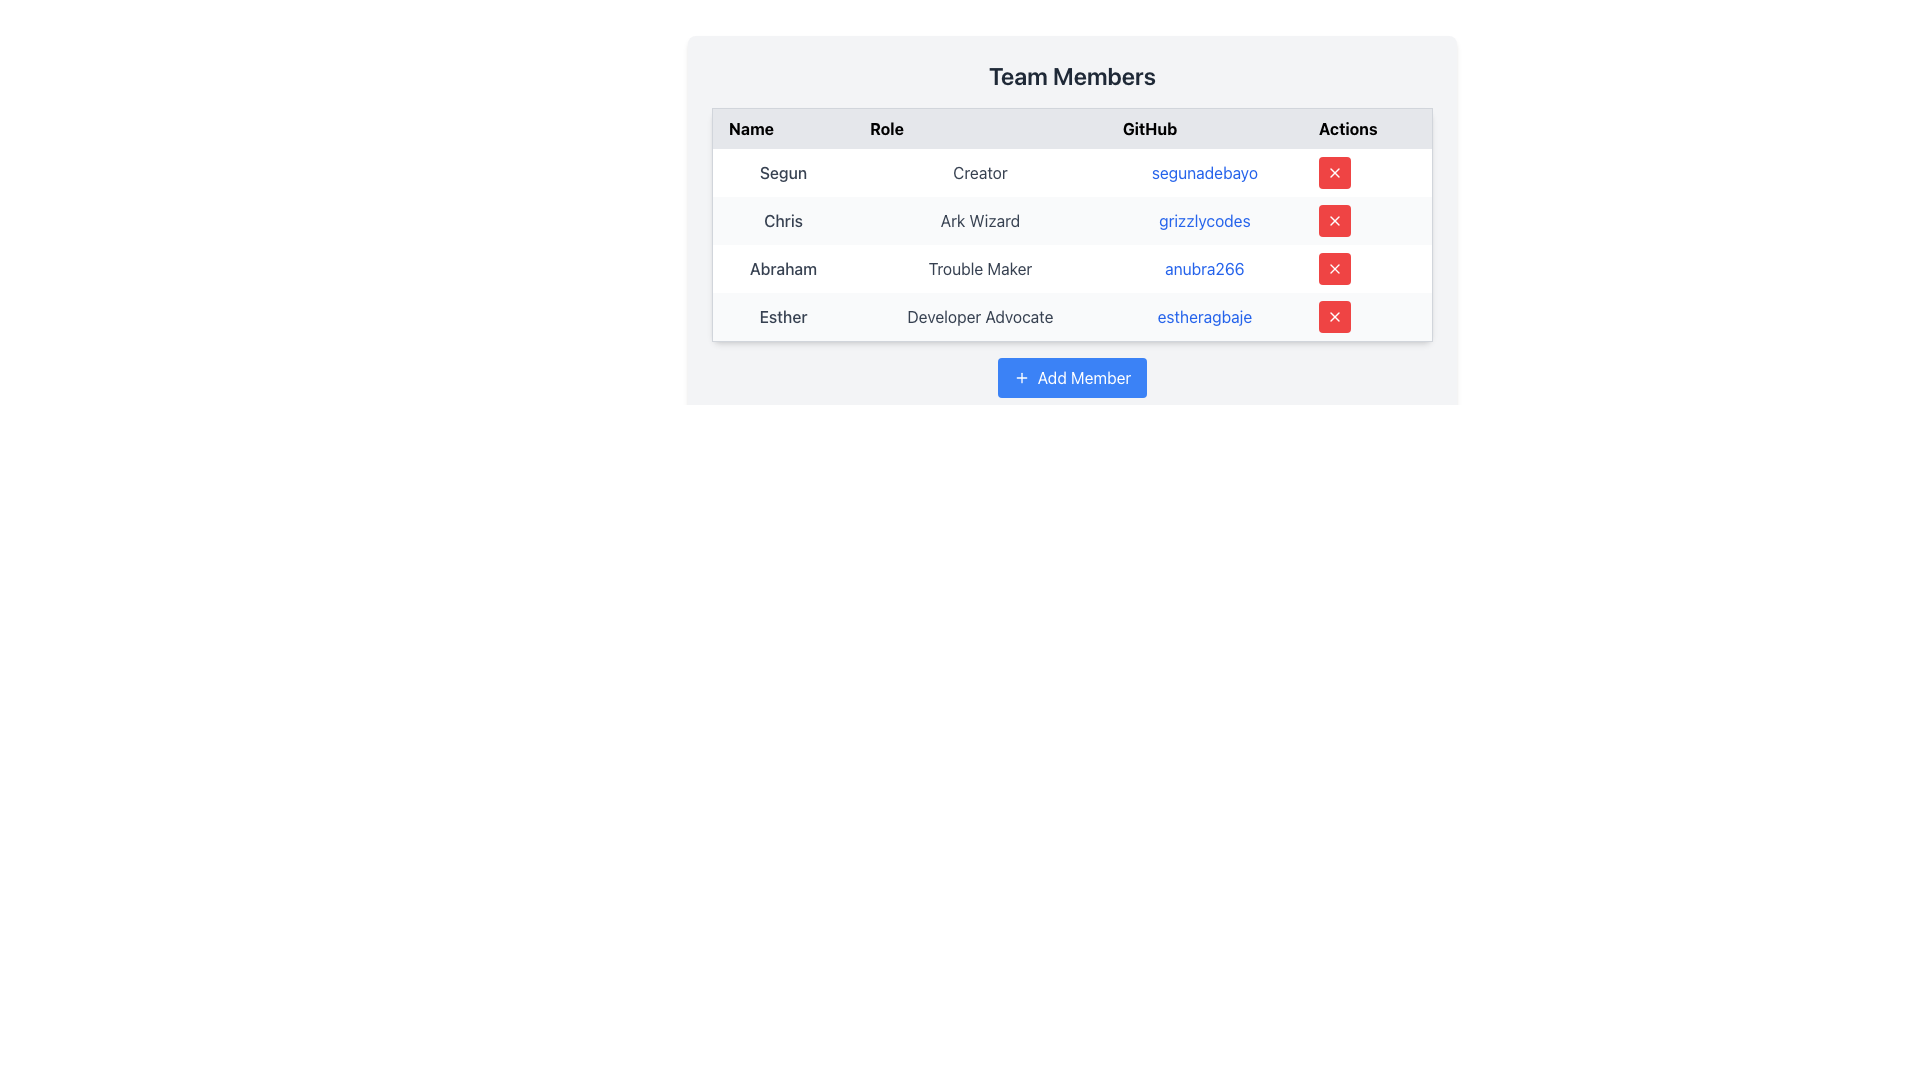 The image size is (1920, 1080). I want to click on the text label displaying 'Ark Wizard' located under the 'Role' column in the row associated with 'Chris', so click(980, 220).